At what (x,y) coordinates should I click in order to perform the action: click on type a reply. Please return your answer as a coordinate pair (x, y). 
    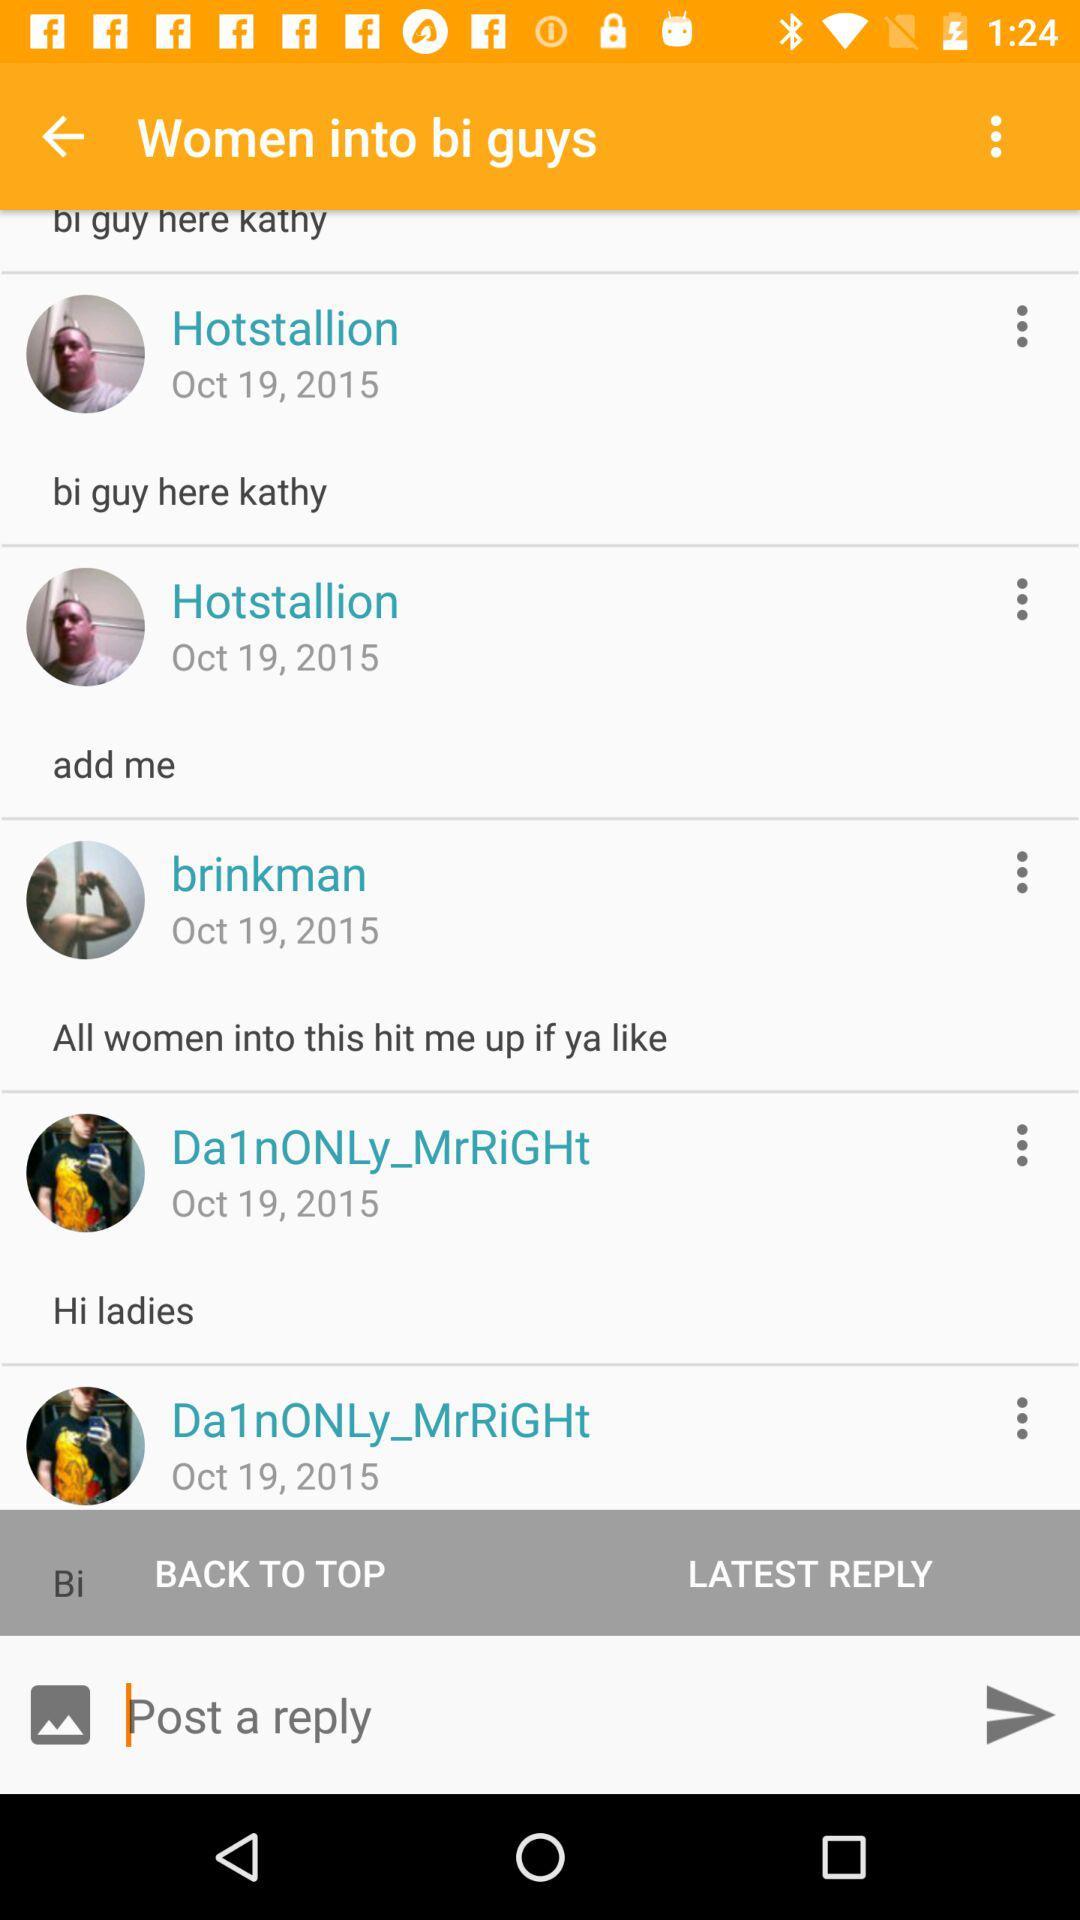
    Looking at the image, I should click on (540, 1713).